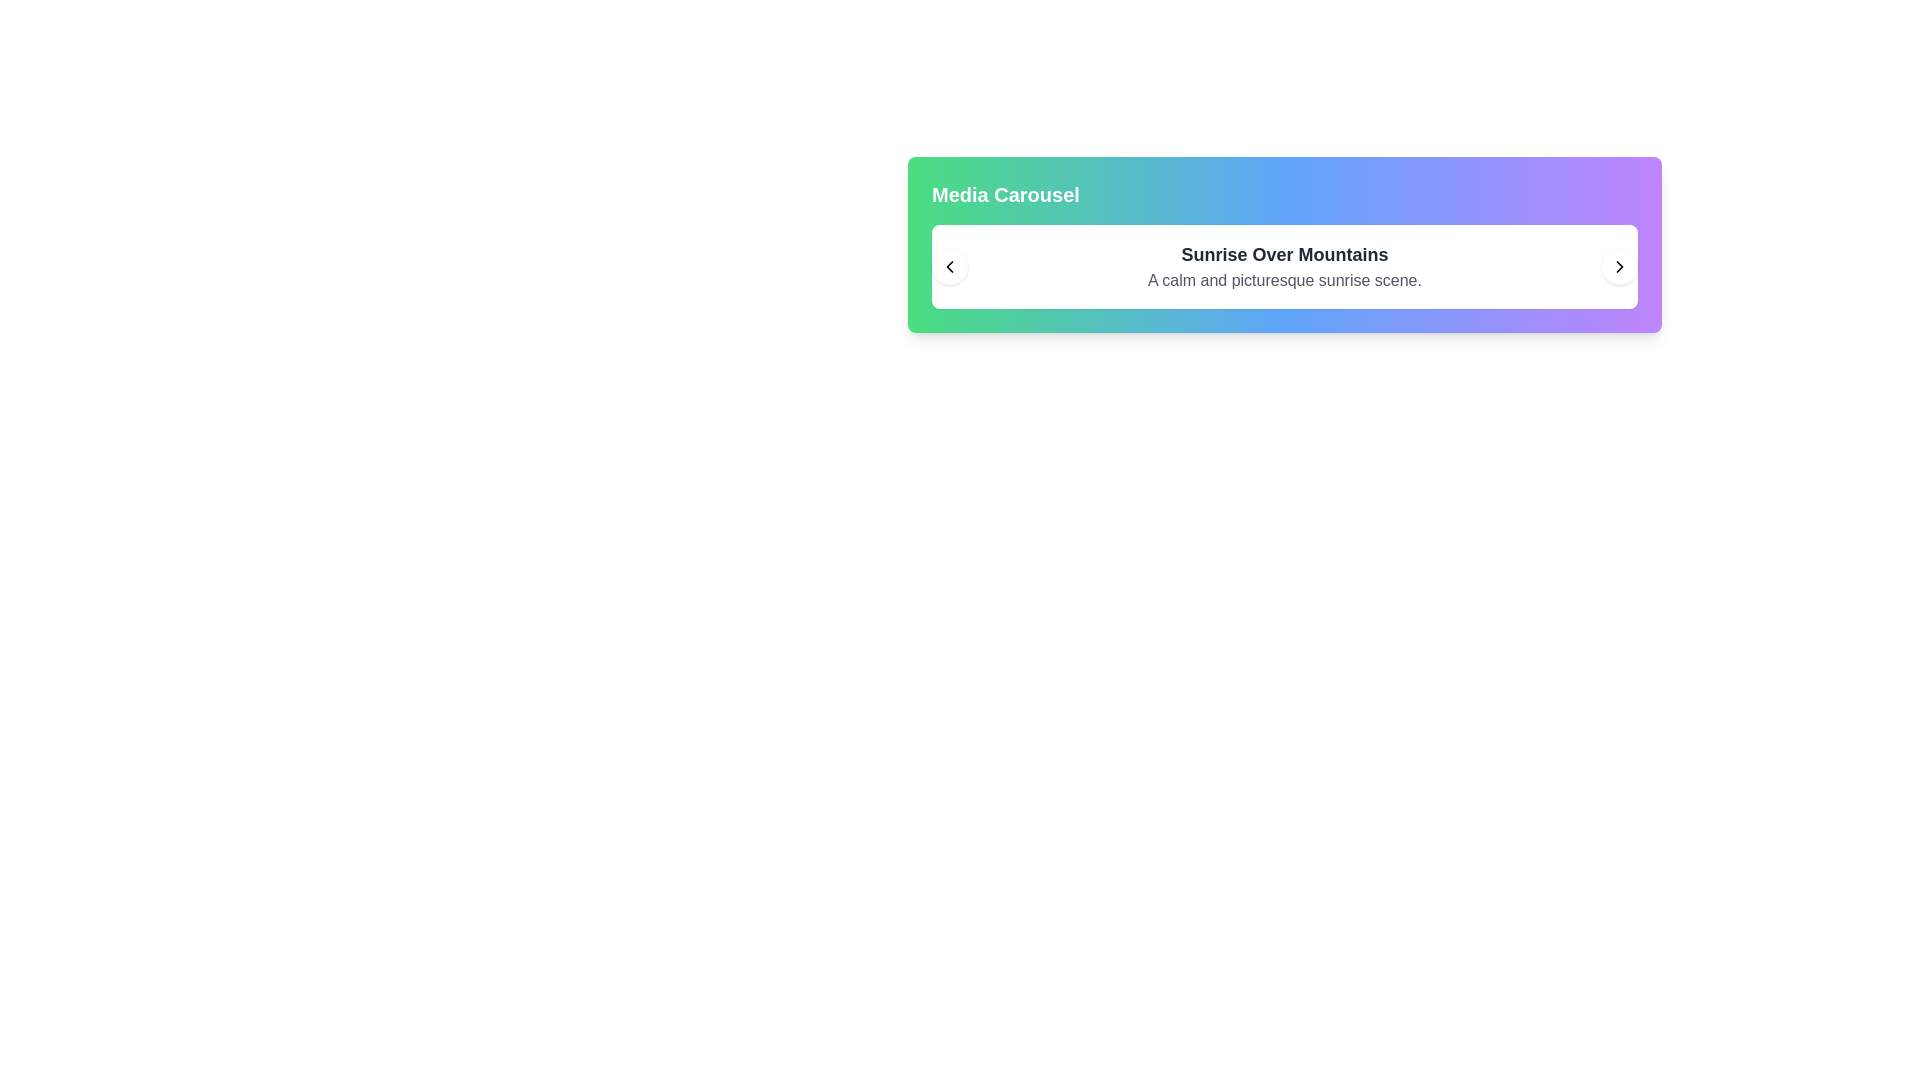 The width and height of the screenshot is (1920, 1080). Describe the element at coordinates (1285, 281) in the screenshot. I see `the static text content providing details about the heading 'Sunrise Over Mountains', which is positioned below the heading within a rounded and shadowed white background` at that location.